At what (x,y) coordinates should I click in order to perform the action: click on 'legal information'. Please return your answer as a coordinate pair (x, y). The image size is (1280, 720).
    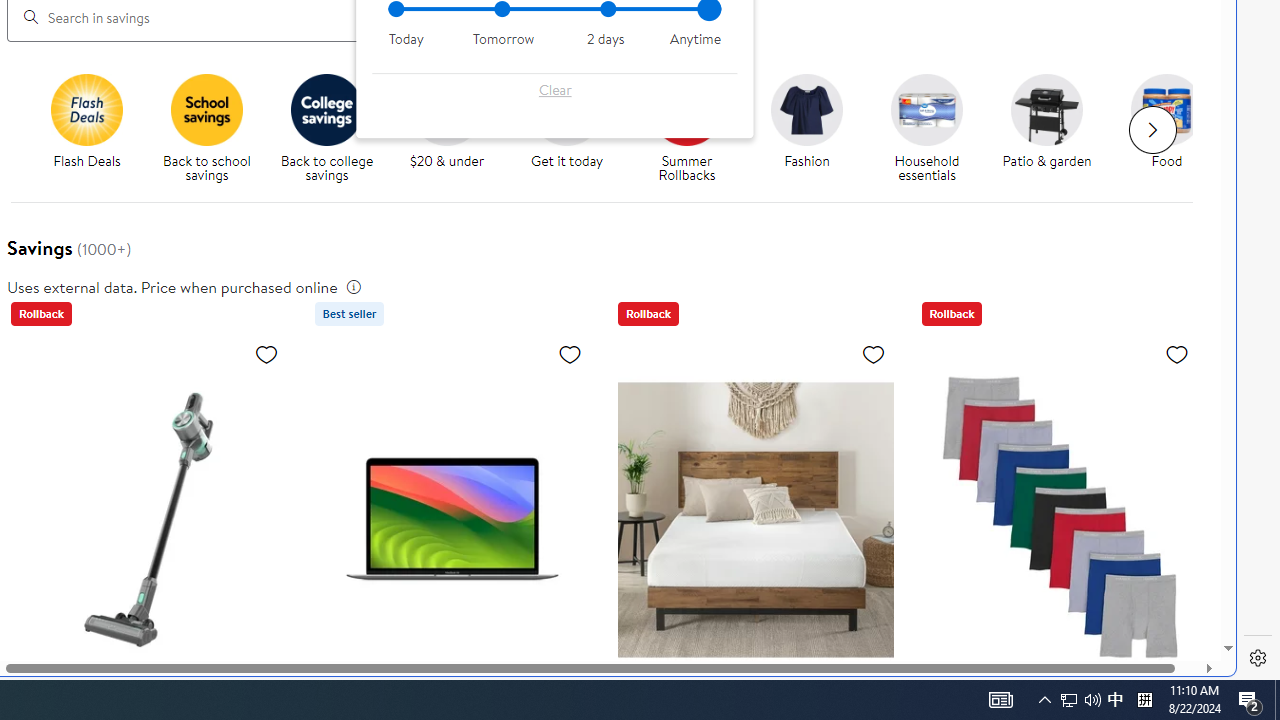
    Looking at the image, I should click on (353, 286).